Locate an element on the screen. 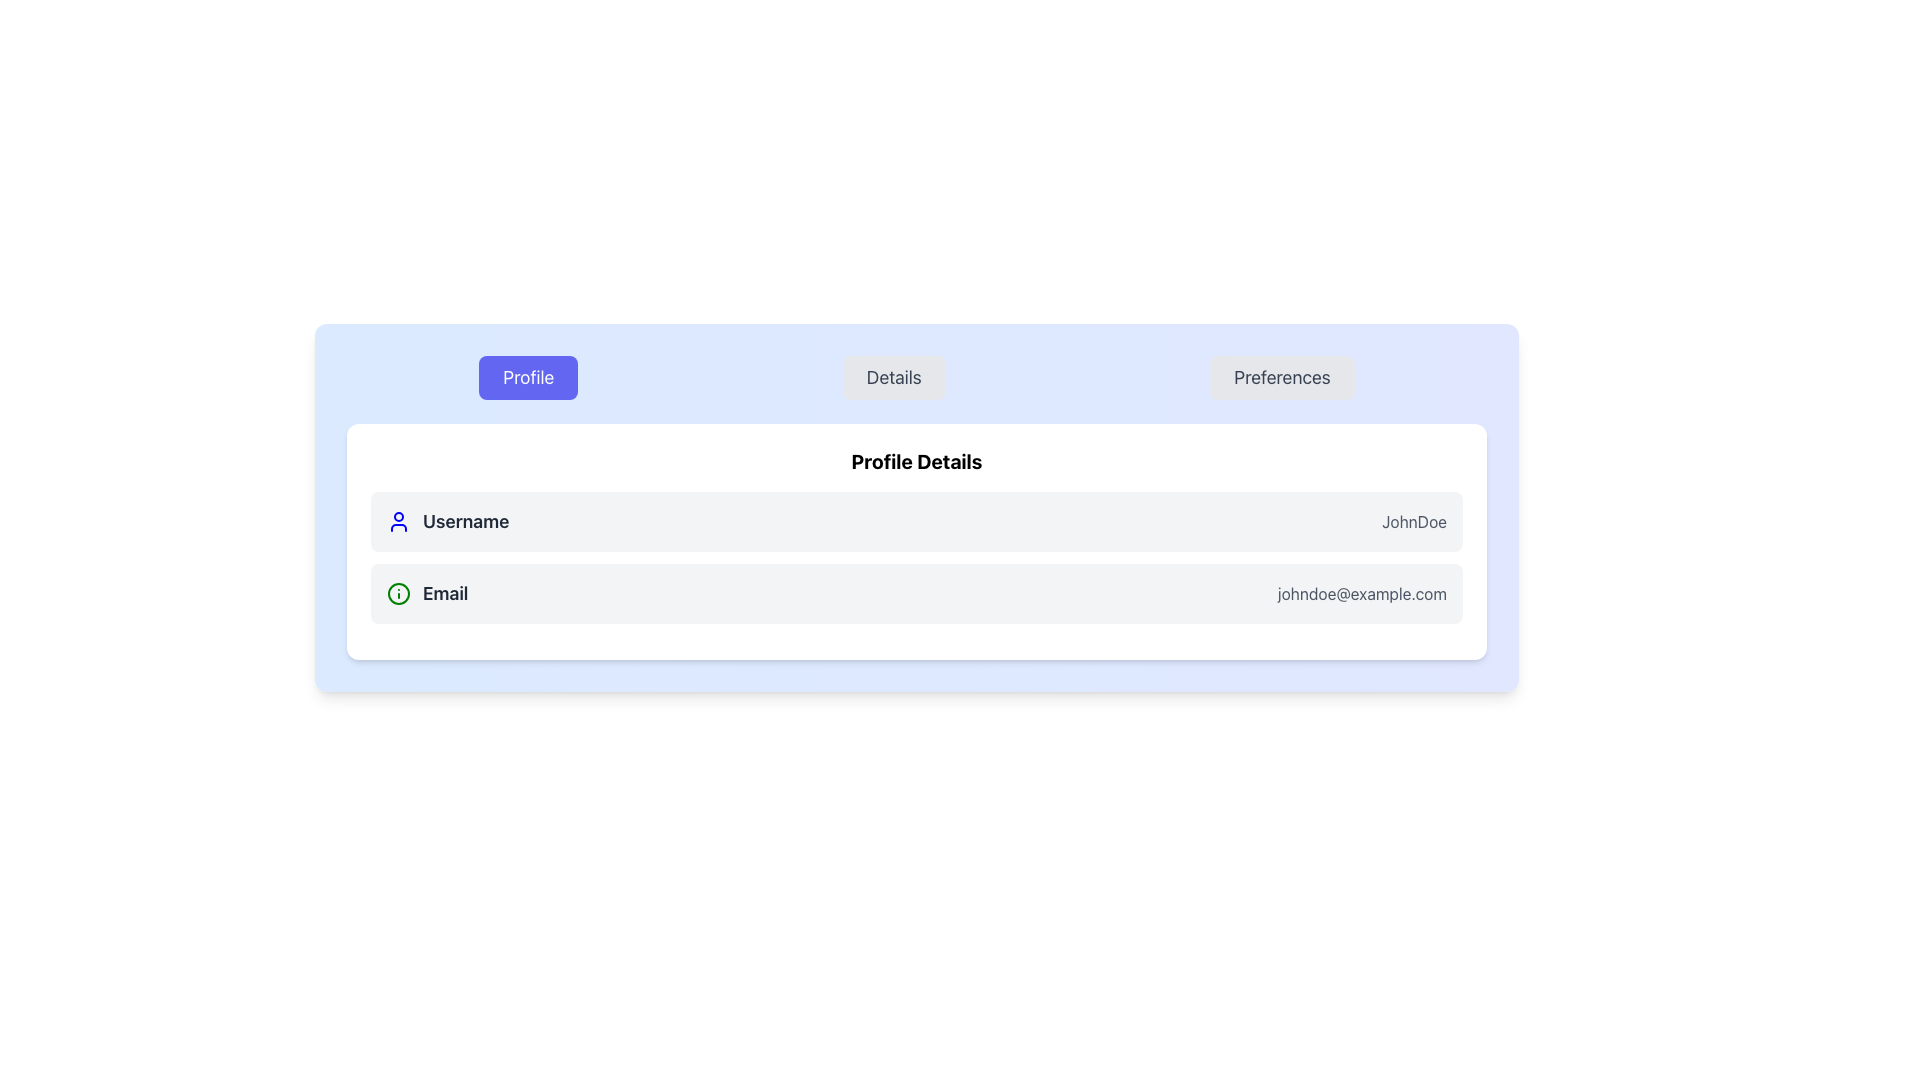 The image size is (1920, 1080). the 'Details' button, which is the second button in a horizontal layout of three buttons is located at coordinates (892, 378).